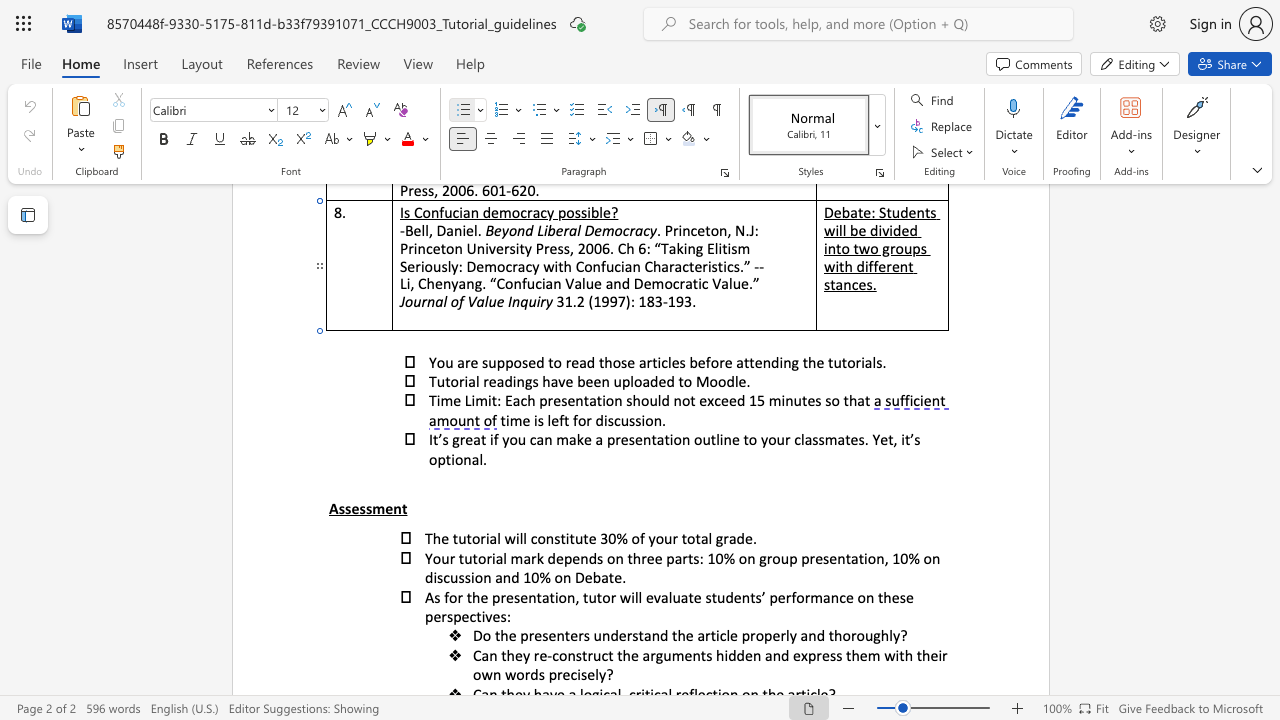 Image resolution: width=1280 pixels, height=720 pixels. I want to click on the 2th character "l" in the text, so click(802, 438).